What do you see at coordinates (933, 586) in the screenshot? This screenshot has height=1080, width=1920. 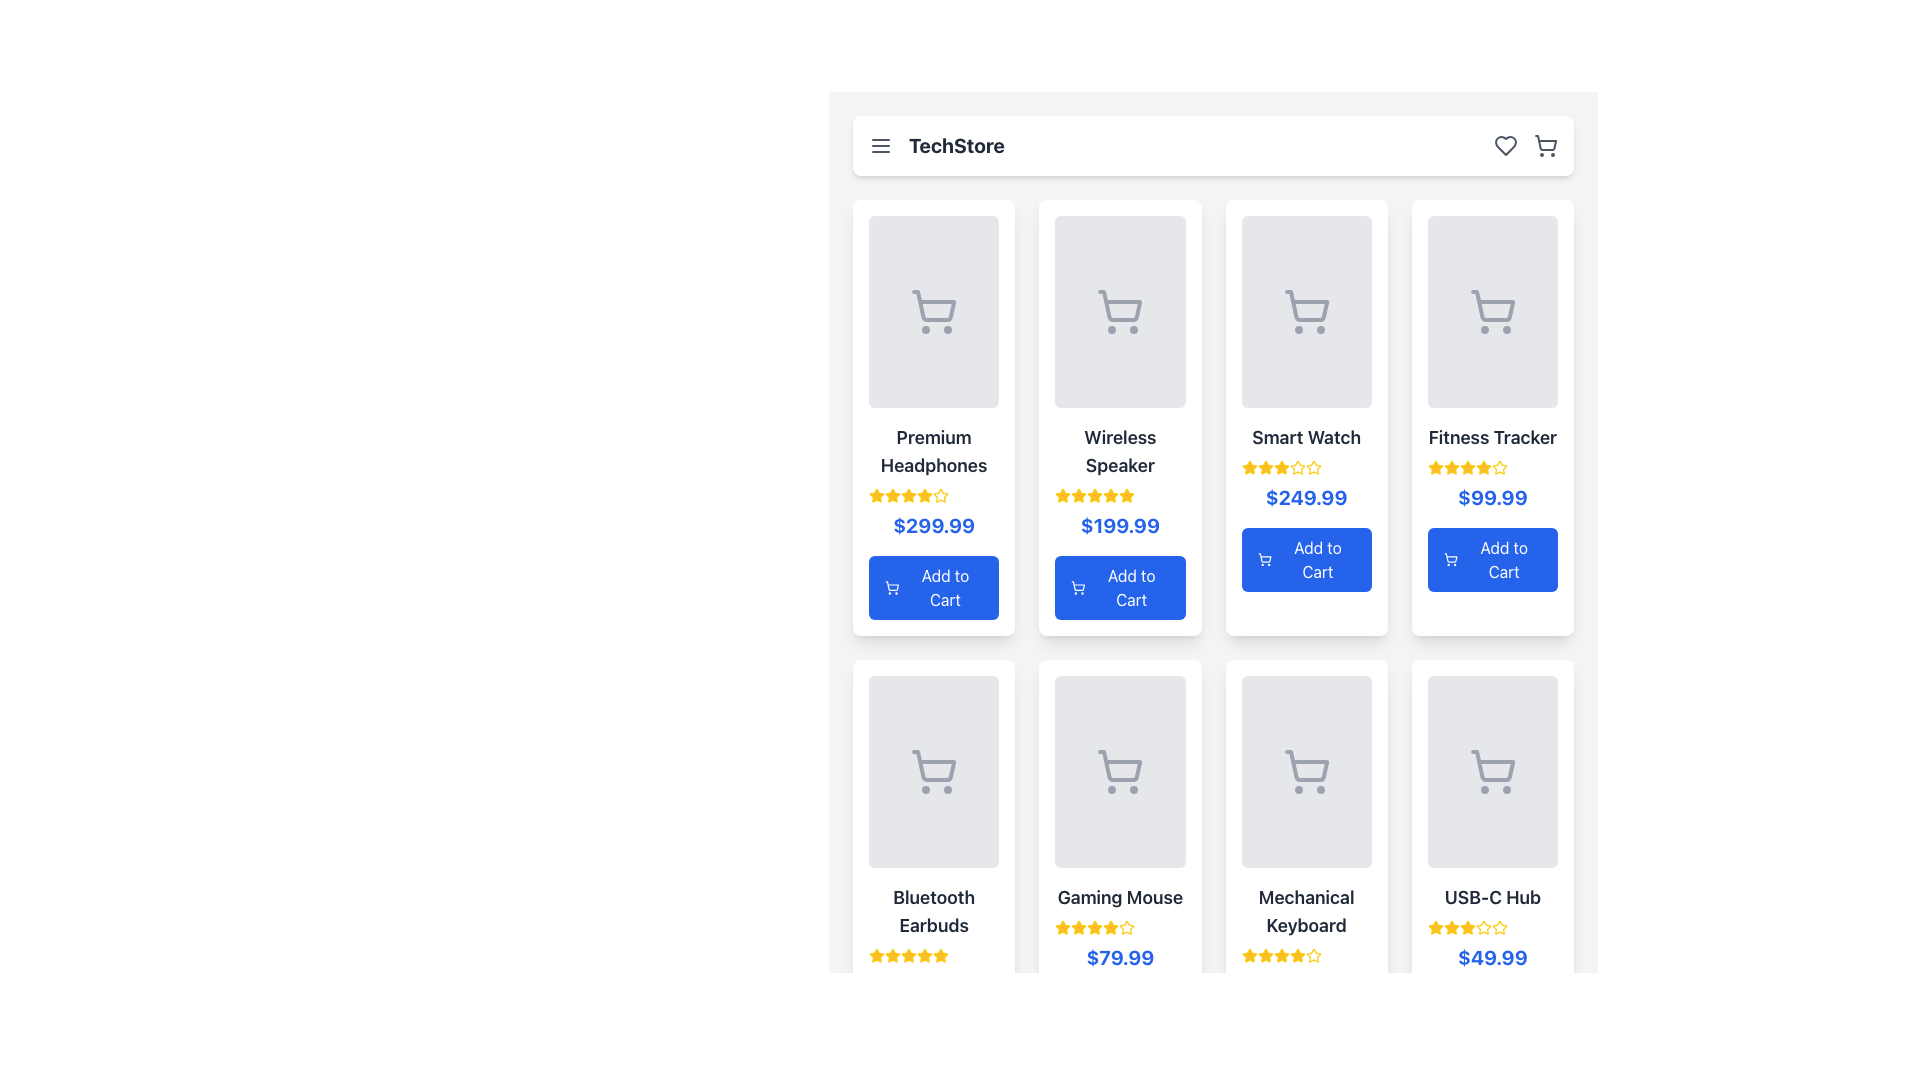 I see `the 'Add to Cart' button, a blue rectangular button with rounded corners featuring white text and a shopping cart icon, located at the bottom of the 'Premium Headphones' product card` at bounding box center [933, 586].